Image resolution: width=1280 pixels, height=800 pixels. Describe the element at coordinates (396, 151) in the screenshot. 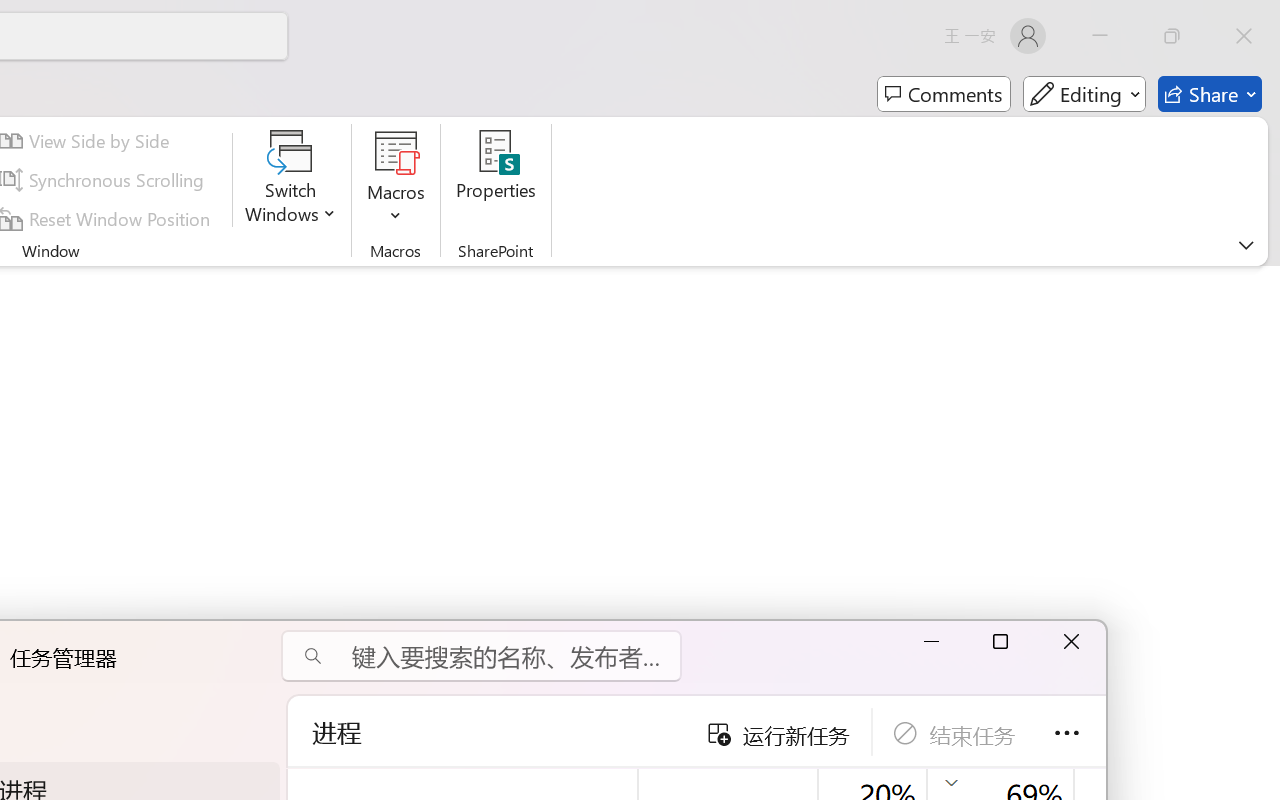

I see `'View Macros'` at that location.